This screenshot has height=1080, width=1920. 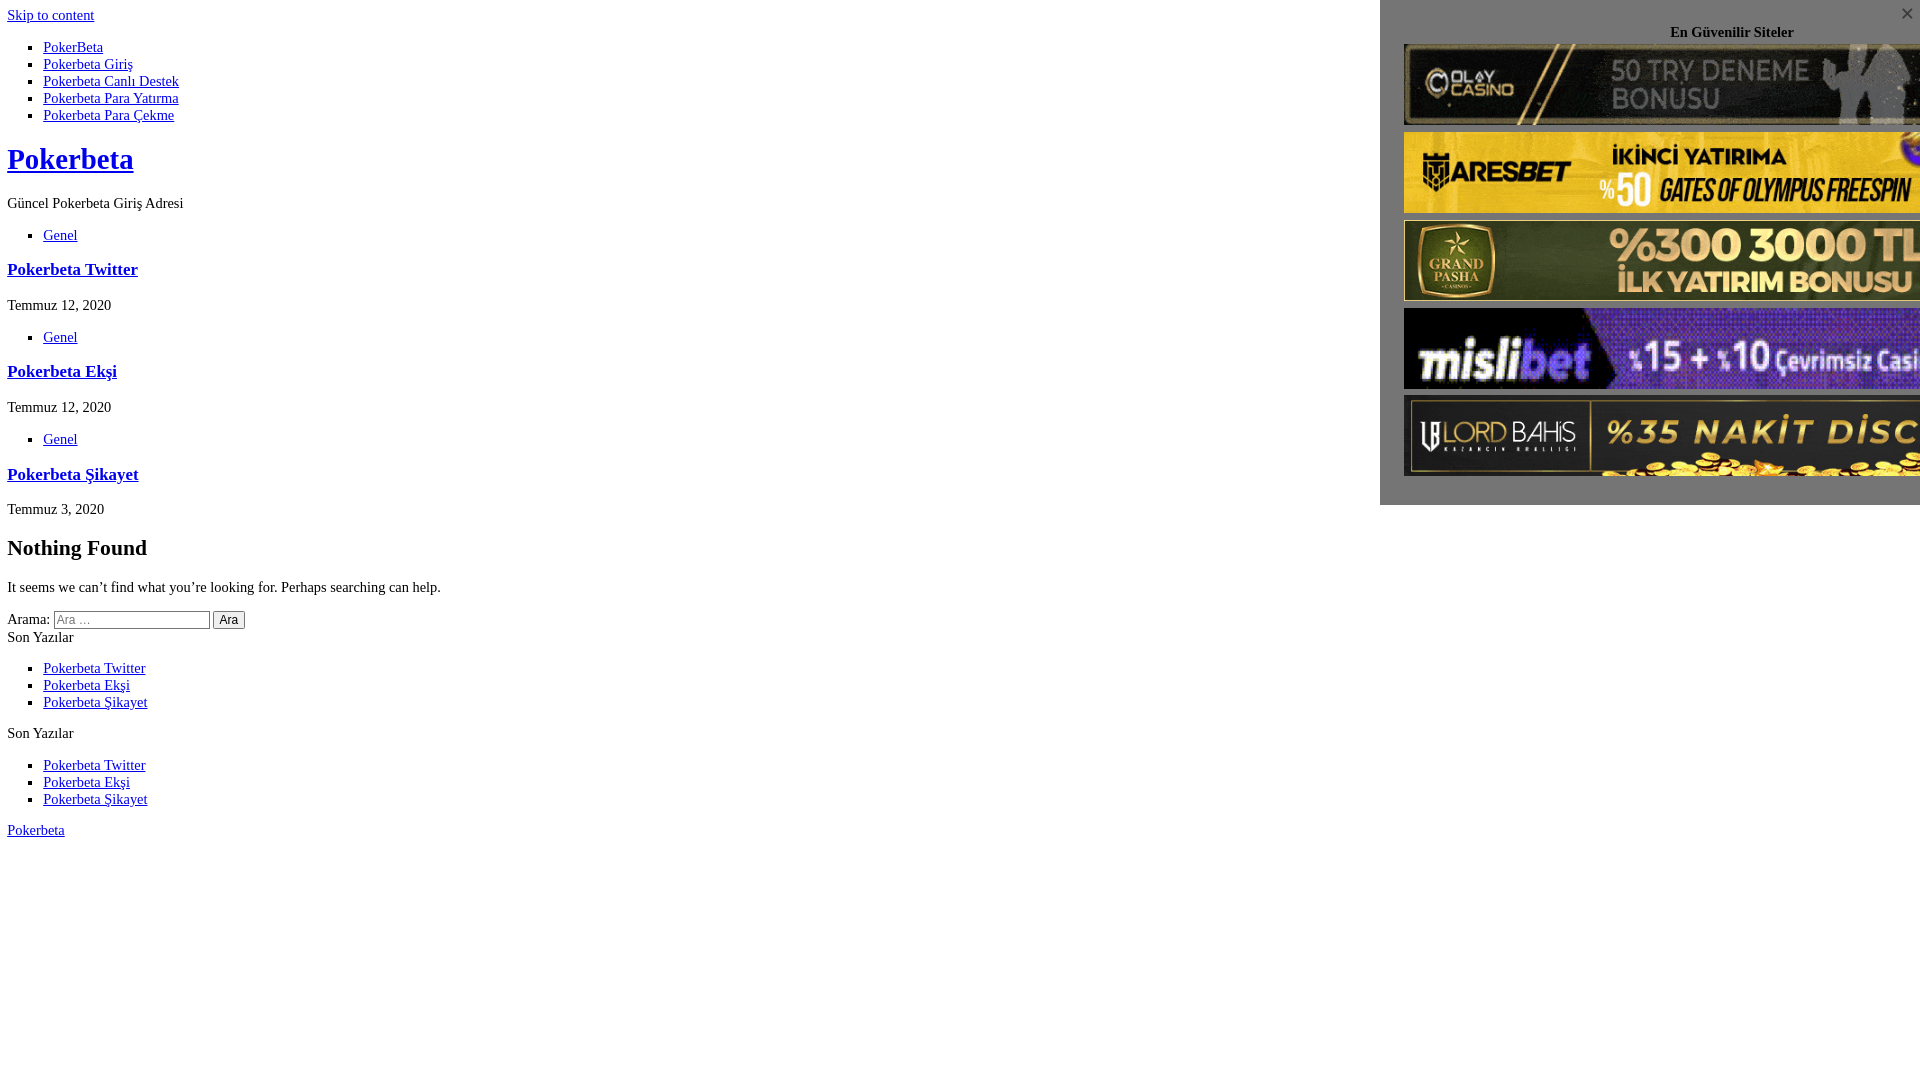 What do you see at coordinates (253, 688) in the screenshot?
I see `'Ara'` at bounding box center [253, 688].